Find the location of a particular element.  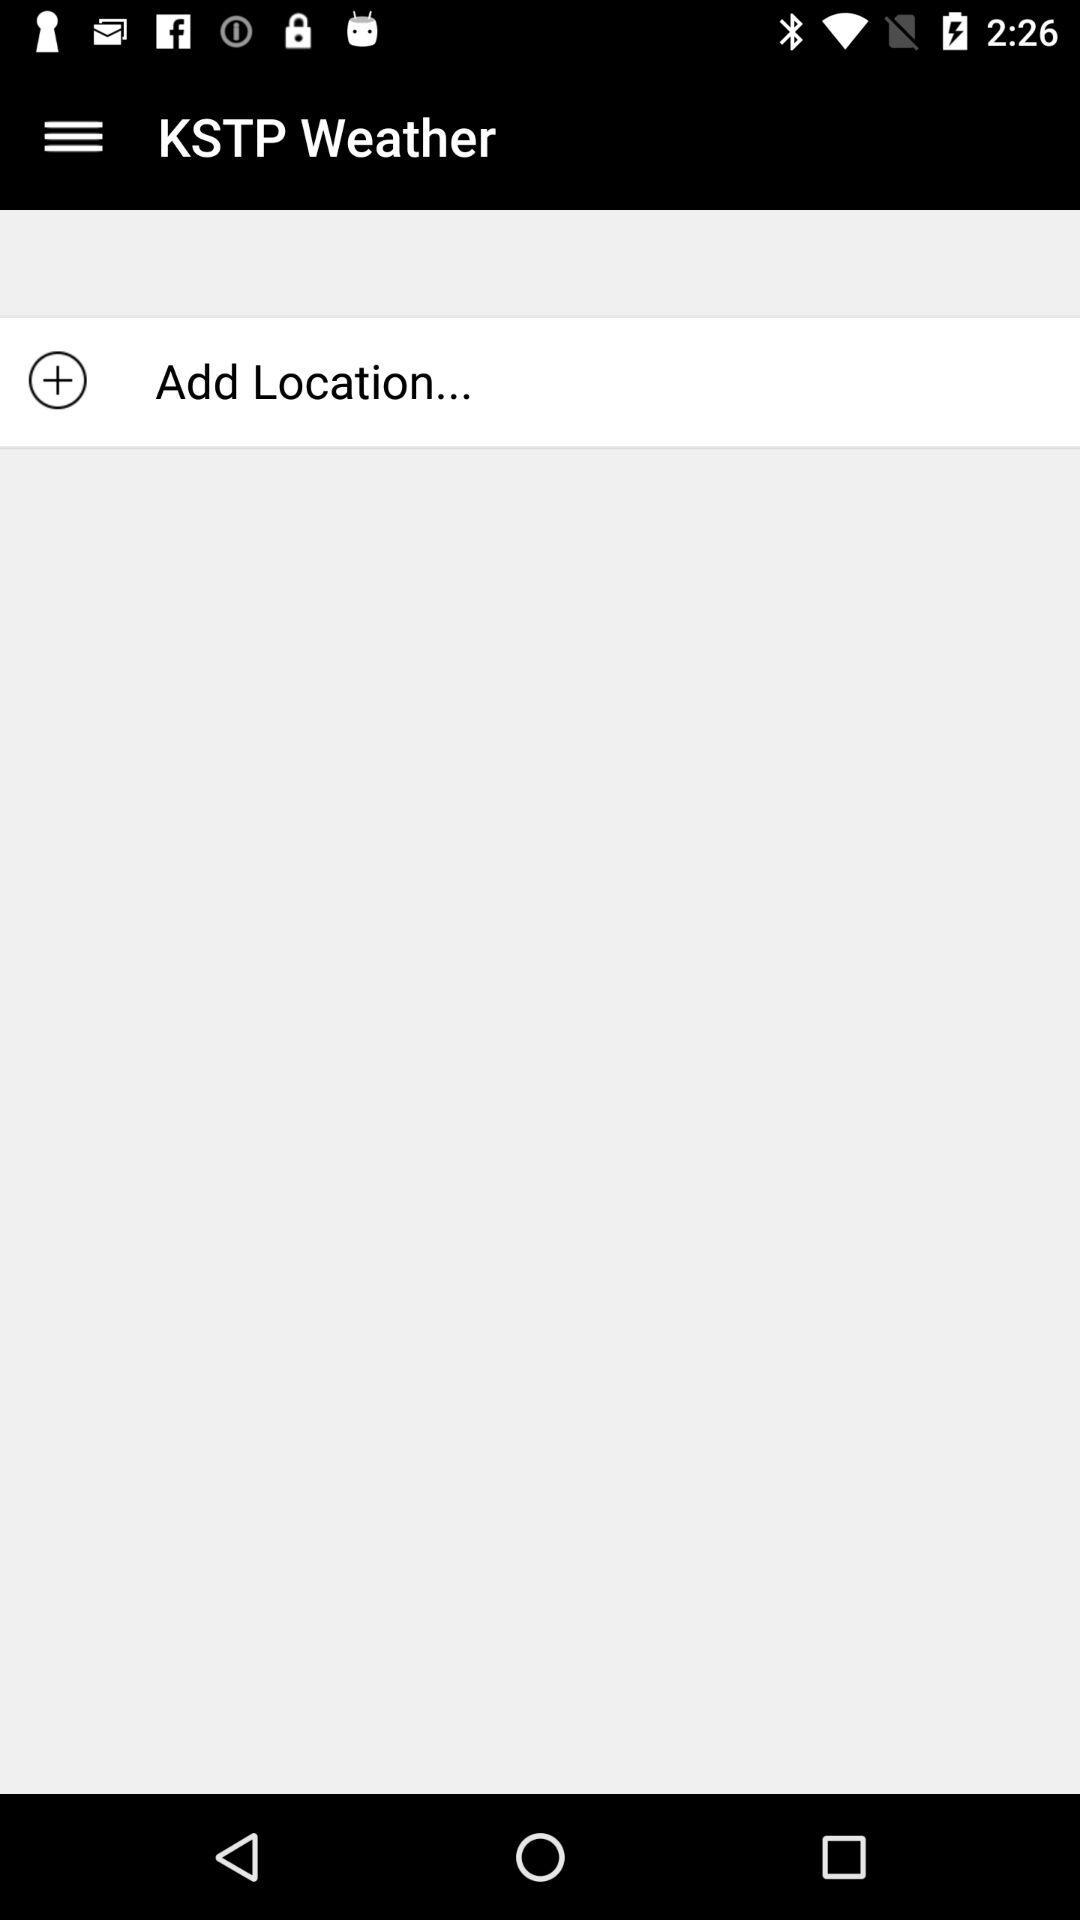

the menu icon is located at coordinates (72, 135).